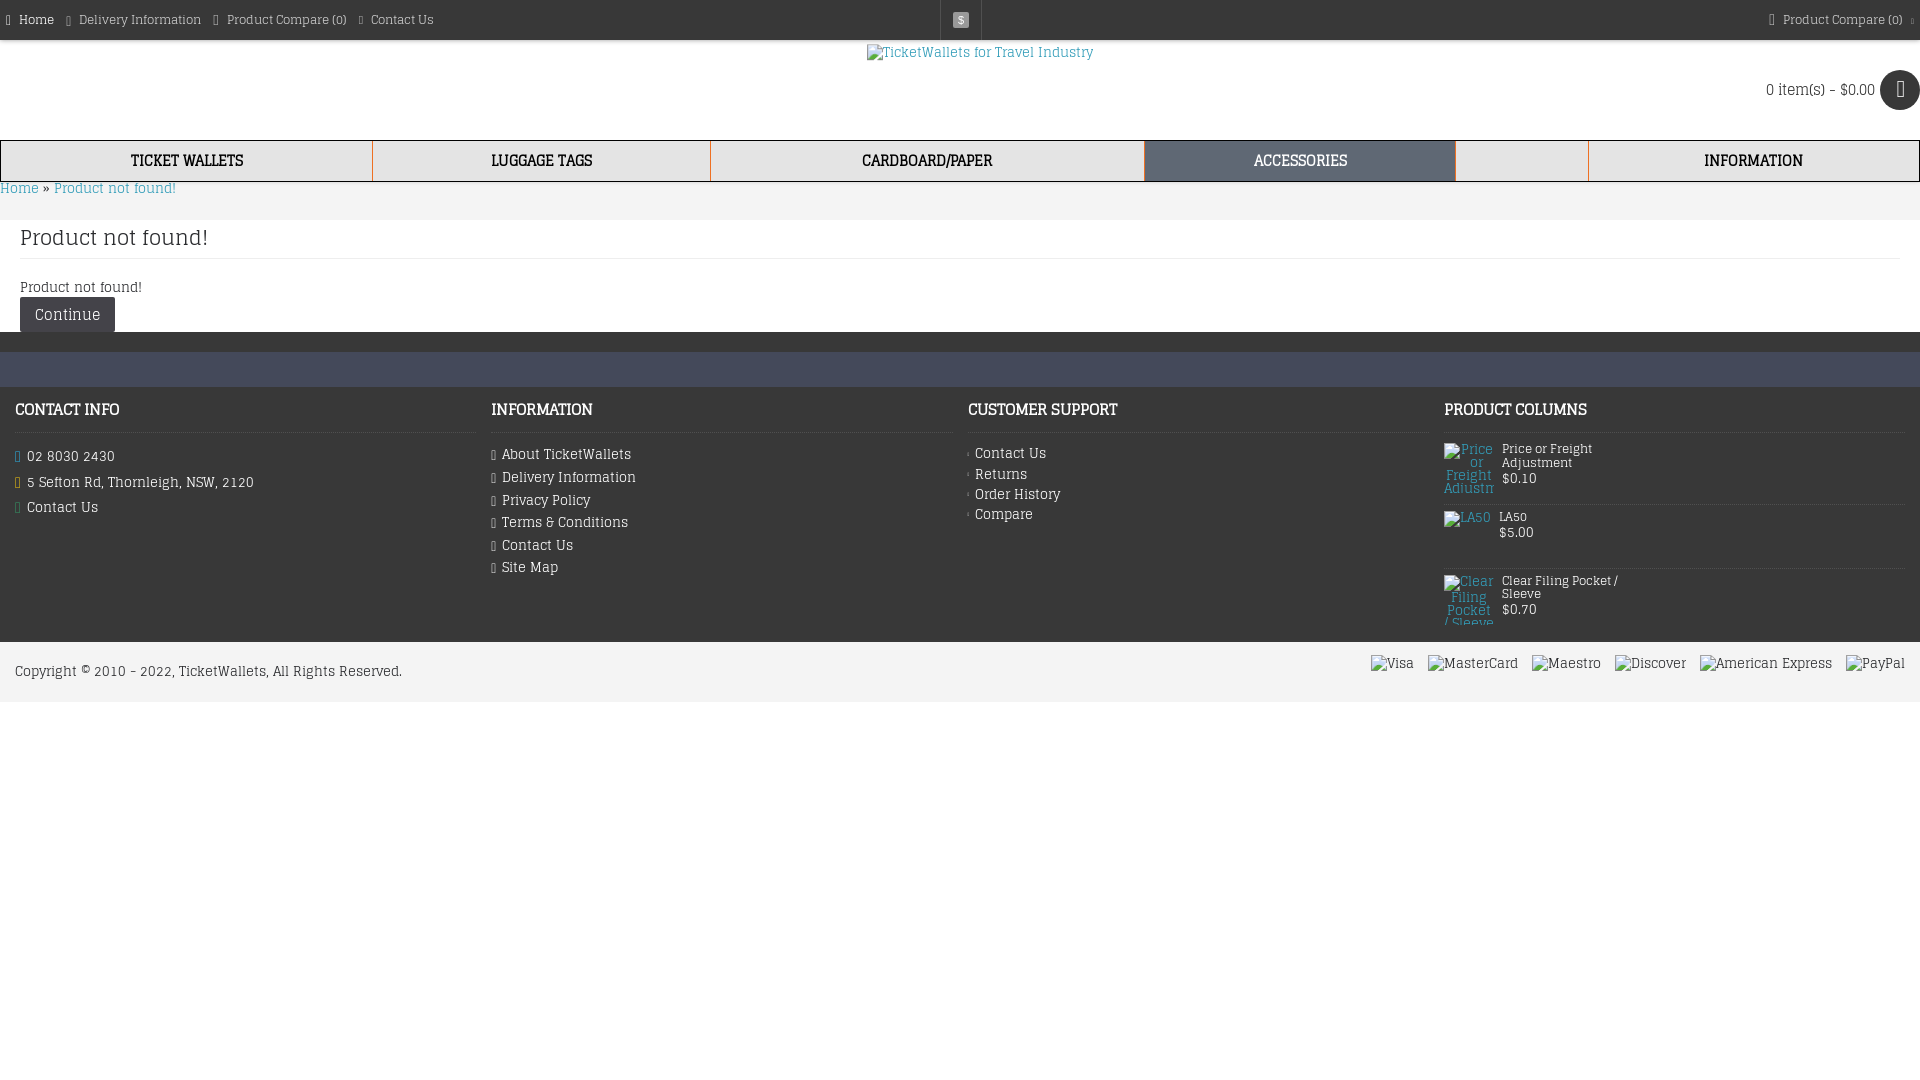 This screenshot has height=1080, width=1920. Describe the element at coordinates (1300, 160) in the screenshot. I see `'ACCESSORIES'` at that location.